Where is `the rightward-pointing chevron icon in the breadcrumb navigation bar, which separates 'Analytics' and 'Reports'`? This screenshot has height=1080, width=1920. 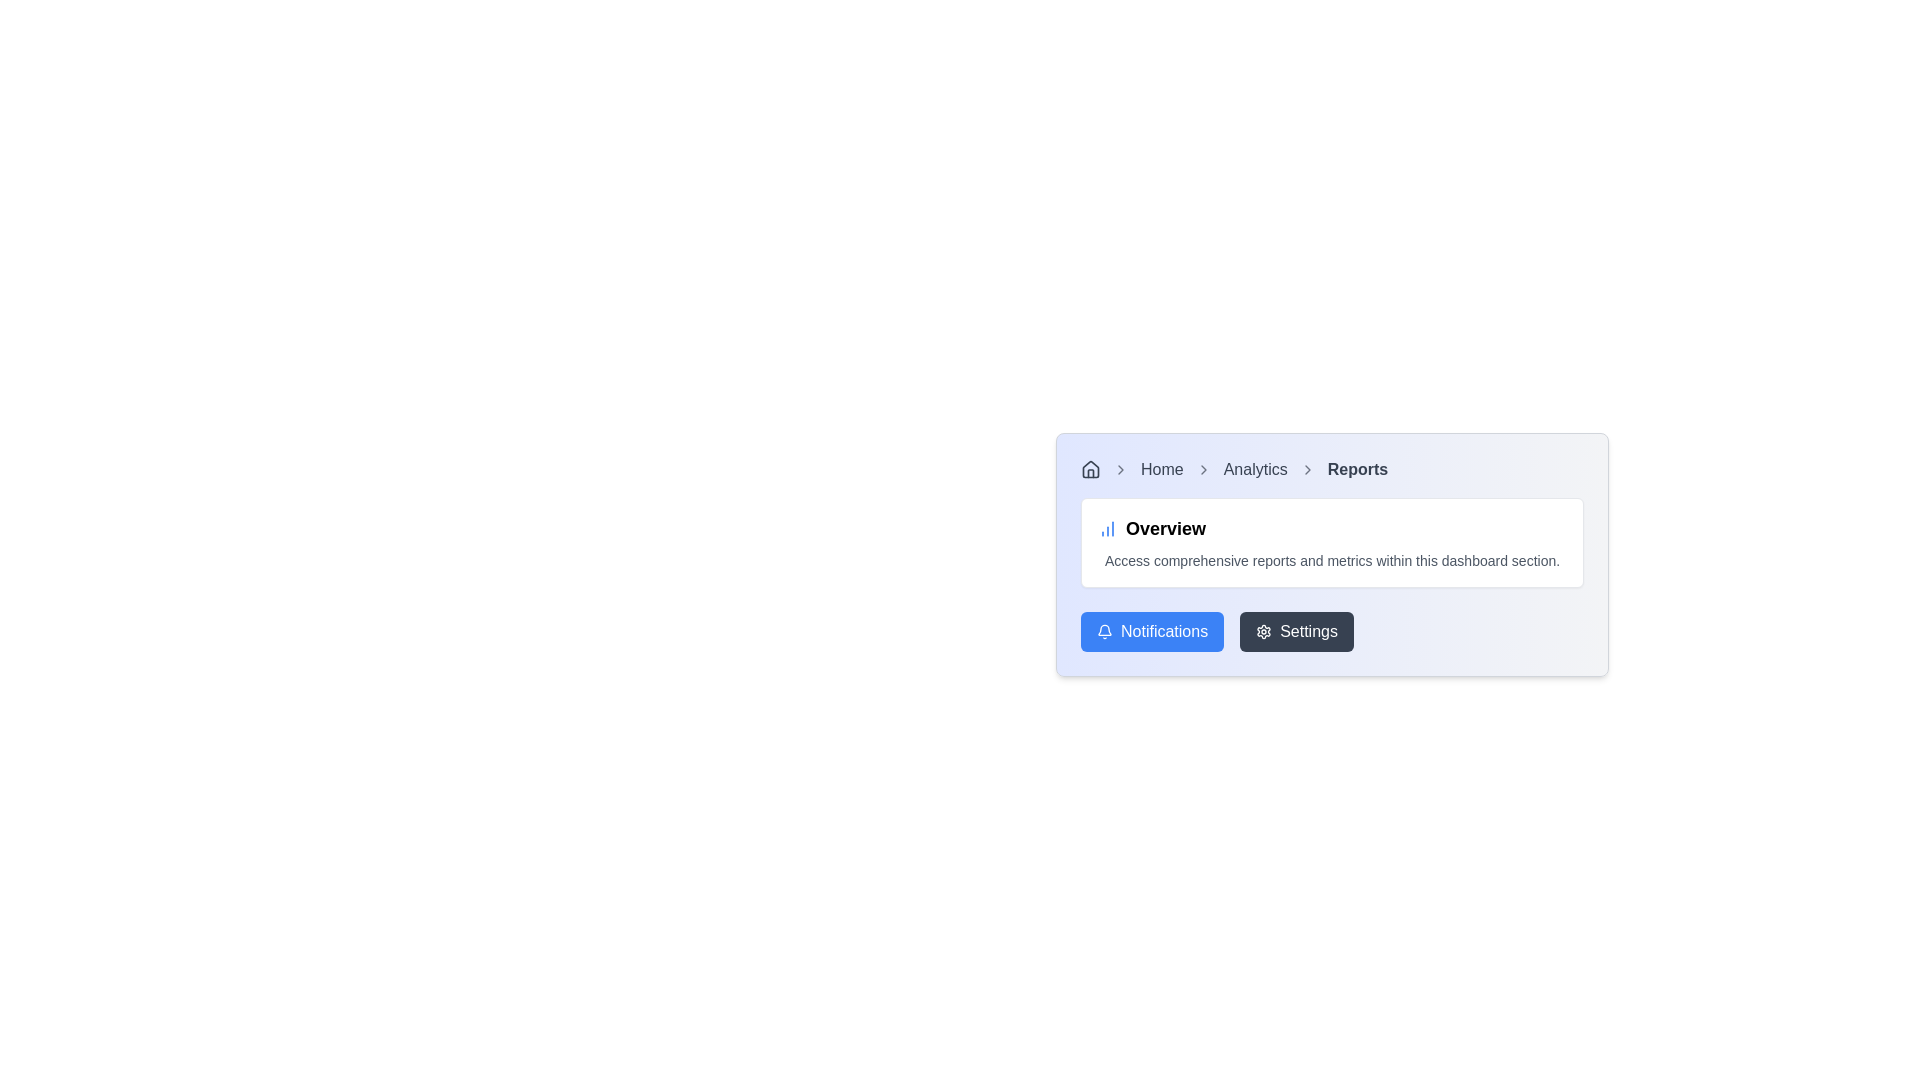
the rightward-pointing chevron icon in the breadcrumb navigation bar, which separates 'Analytics' and 'Reports' is located at coordinates (1307, 470).